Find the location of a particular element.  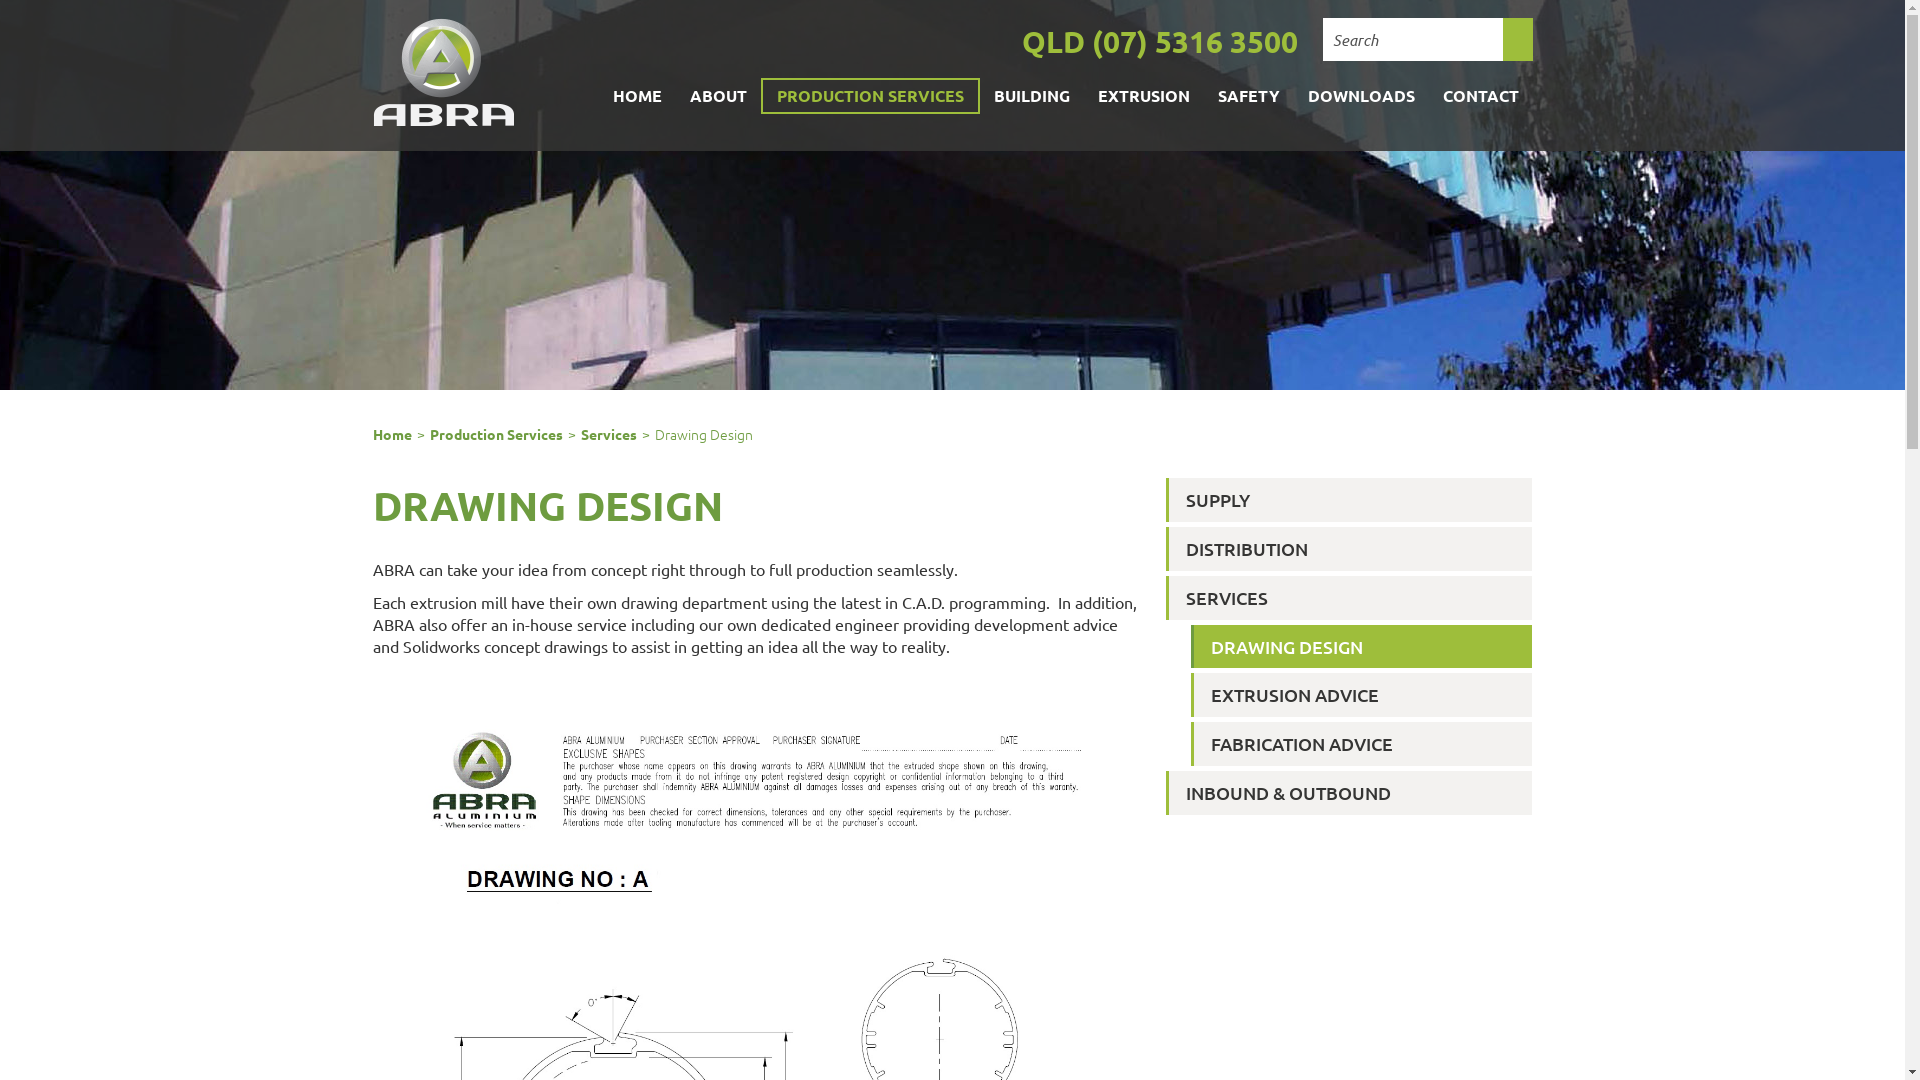

'DOWNLOADS' is located at coordinates (1360, 96).